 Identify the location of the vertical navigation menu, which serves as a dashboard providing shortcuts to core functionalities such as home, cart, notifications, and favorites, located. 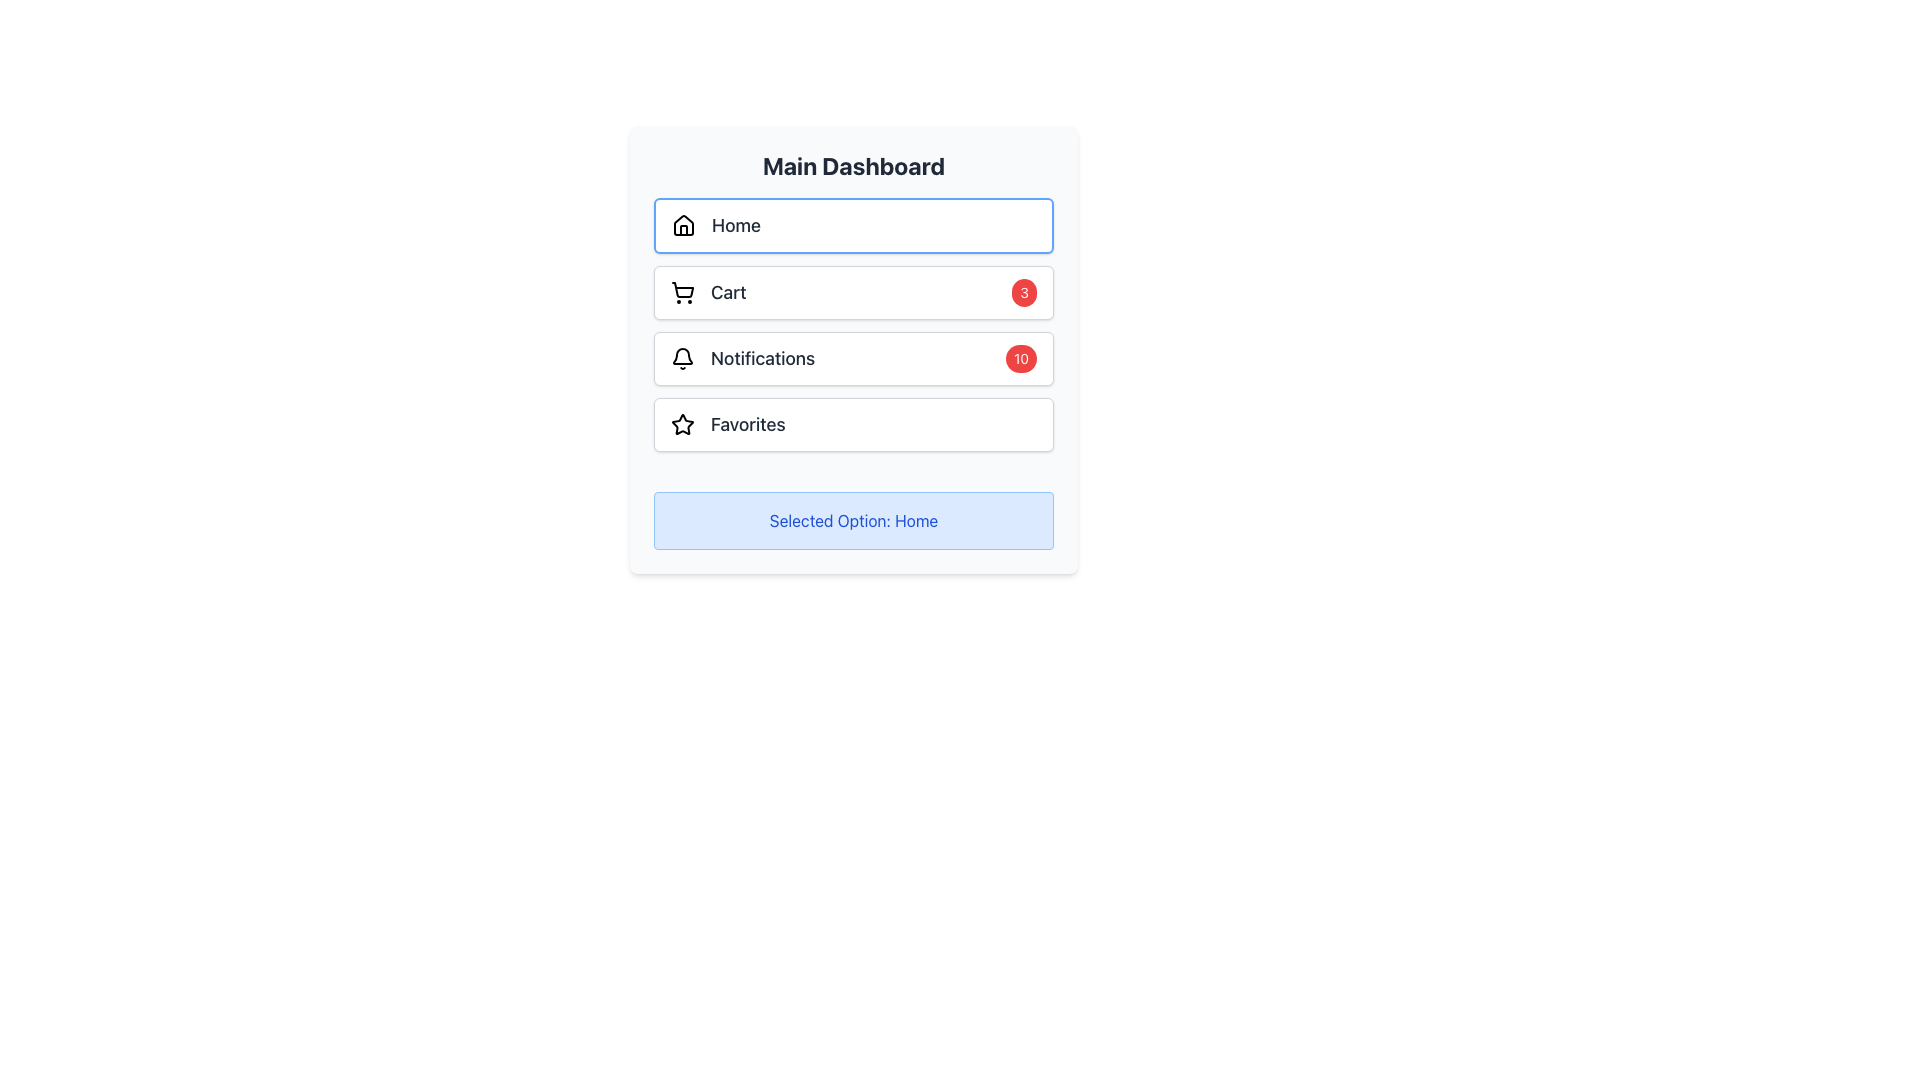
(854, 323).